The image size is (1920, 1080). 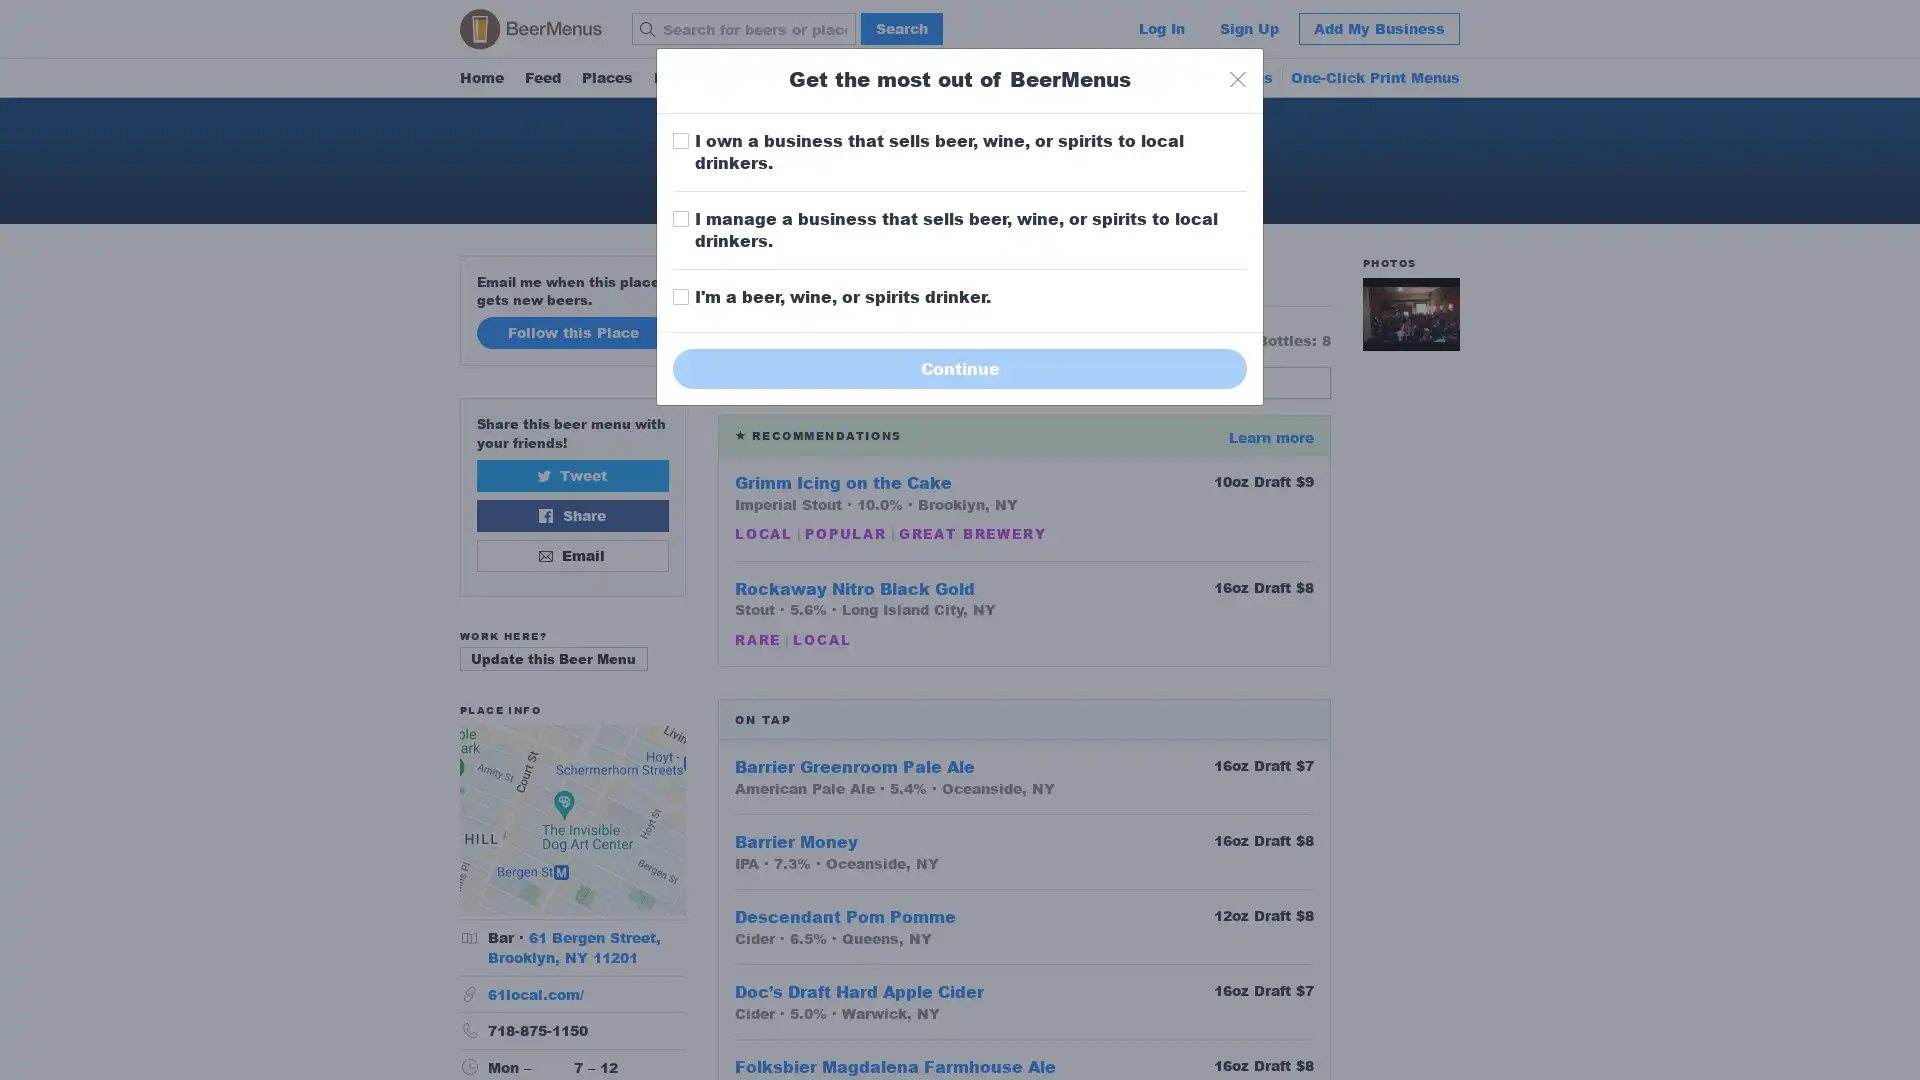 What do you see at coordinates (901, 29) in the screenshot?
I see `Search` at bounding box center [901, 29].